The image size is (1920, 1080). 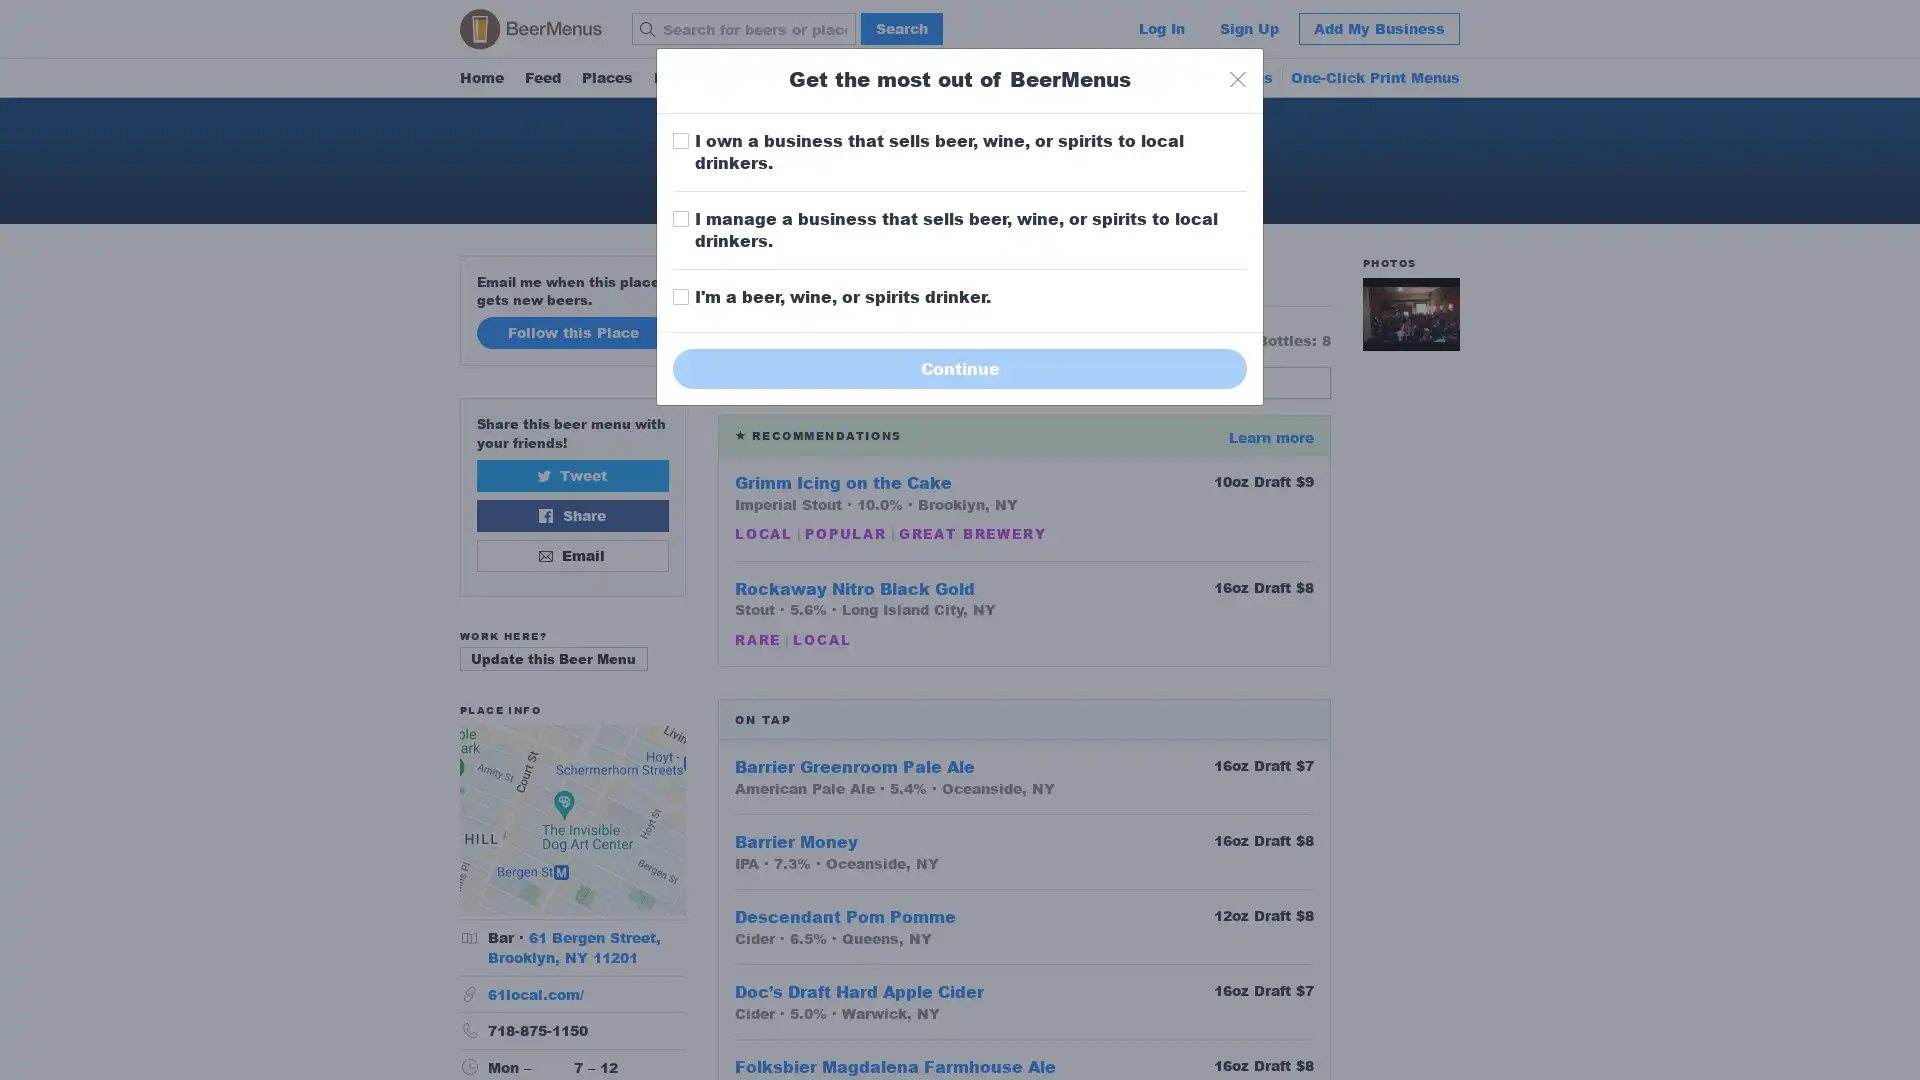 What do you see at coordinates (901, 29) in the screenshot?
I see `Search` at bounding box center [901, 29].